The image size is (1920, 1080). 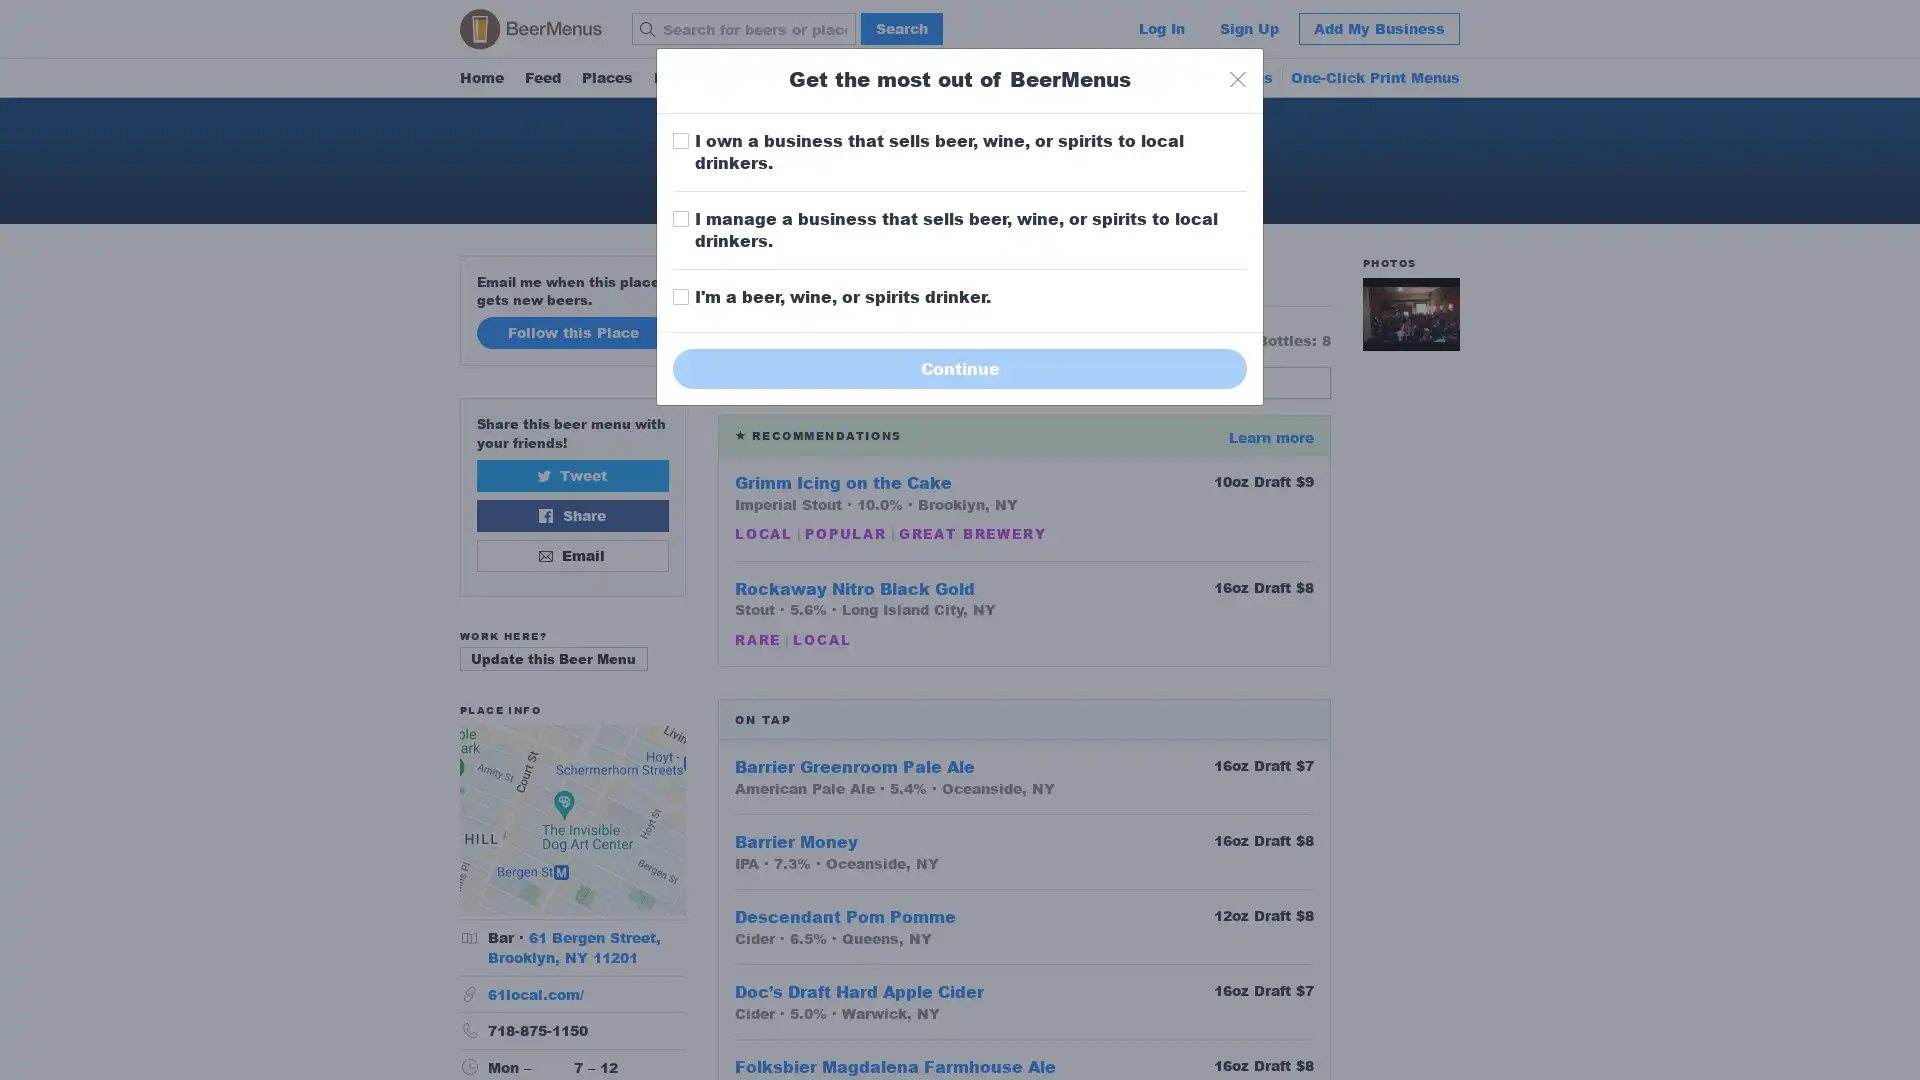 What do you see at coordinates (901, 29) in the screenshot?
I see `Search` at bounding box center [901, 29].